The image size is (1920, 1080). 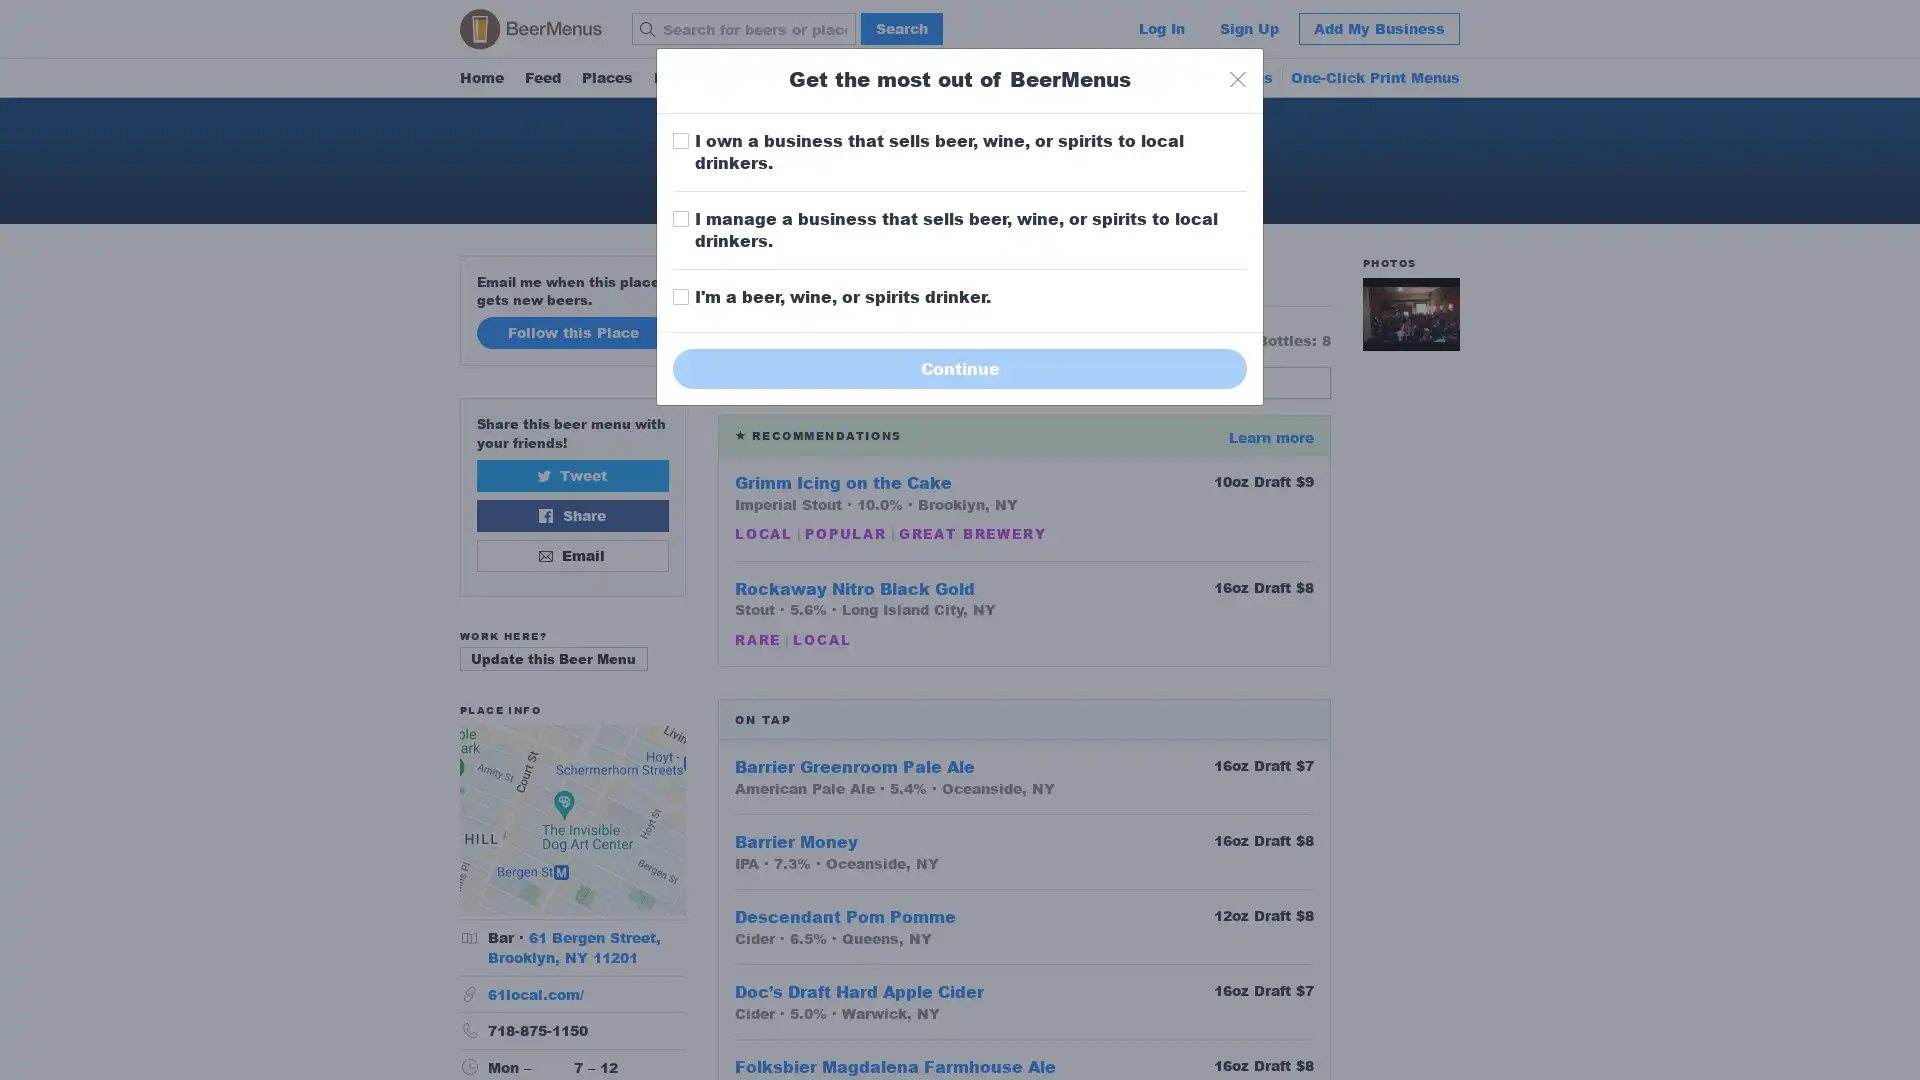 What do you see at coordinates (901, 29) in the screenshot?
I see `Search` at bounding box center [901, 29].